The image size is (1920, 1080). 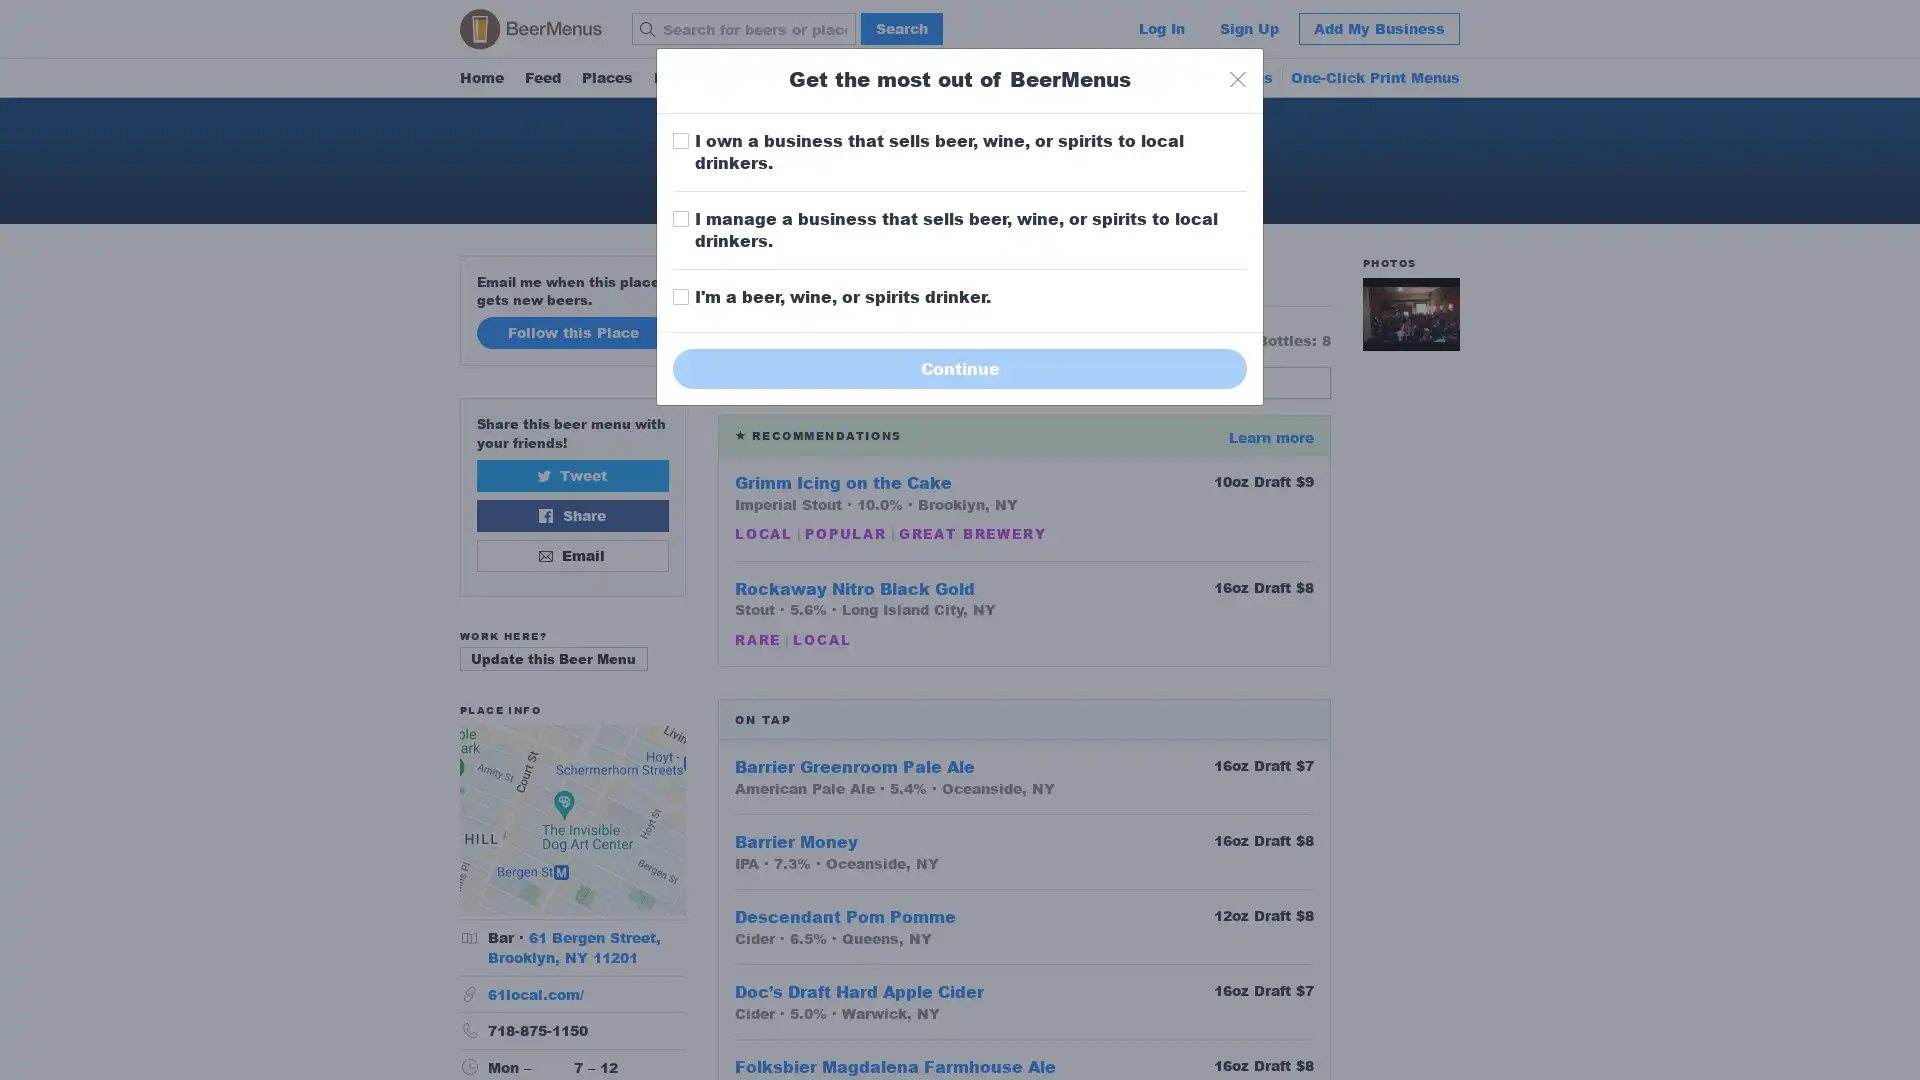 What do you see at coordinates (901, 29) in the screenshot?
I see `Search` at bounding box center [901, 29].